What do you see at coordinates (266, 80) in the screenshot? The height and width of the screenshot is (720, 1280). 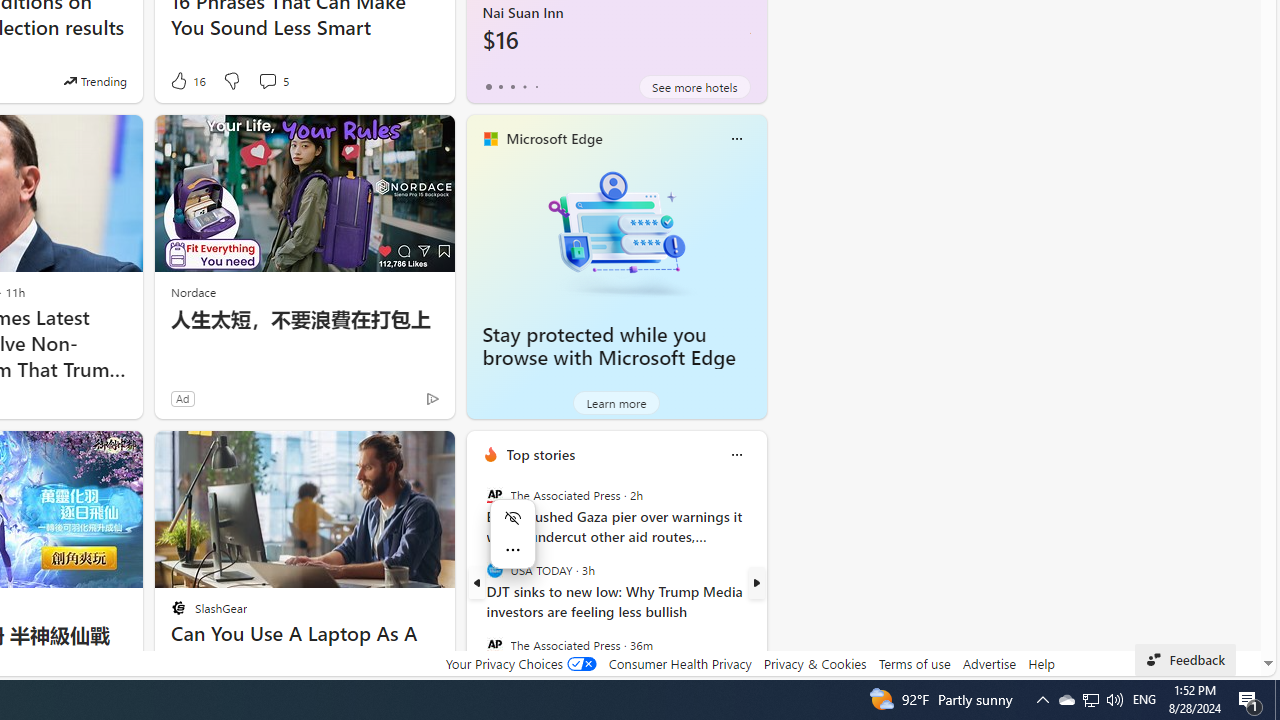 I see `'View comments 5 Comment'` at bounding box center [266, 80].